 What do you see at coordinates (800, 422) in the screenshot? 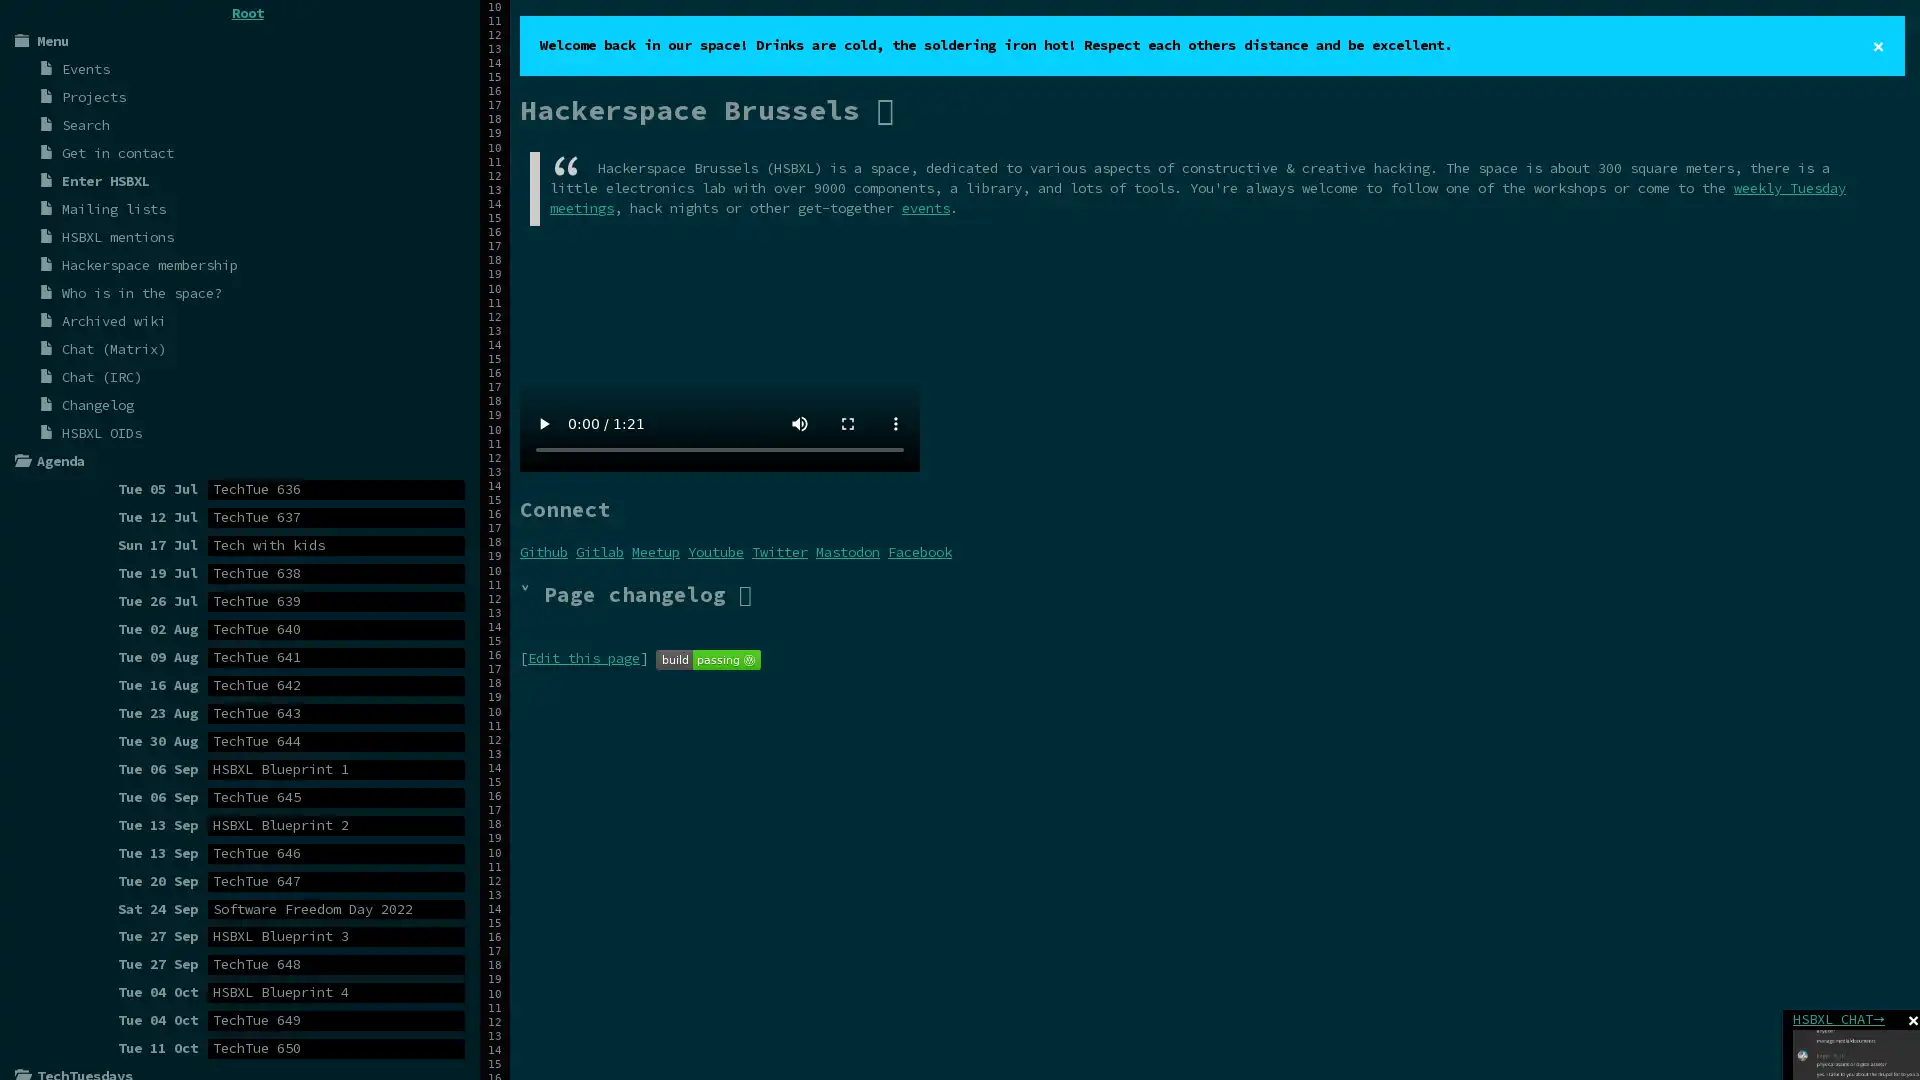
I see `mute` at bounding box center [800, 422].